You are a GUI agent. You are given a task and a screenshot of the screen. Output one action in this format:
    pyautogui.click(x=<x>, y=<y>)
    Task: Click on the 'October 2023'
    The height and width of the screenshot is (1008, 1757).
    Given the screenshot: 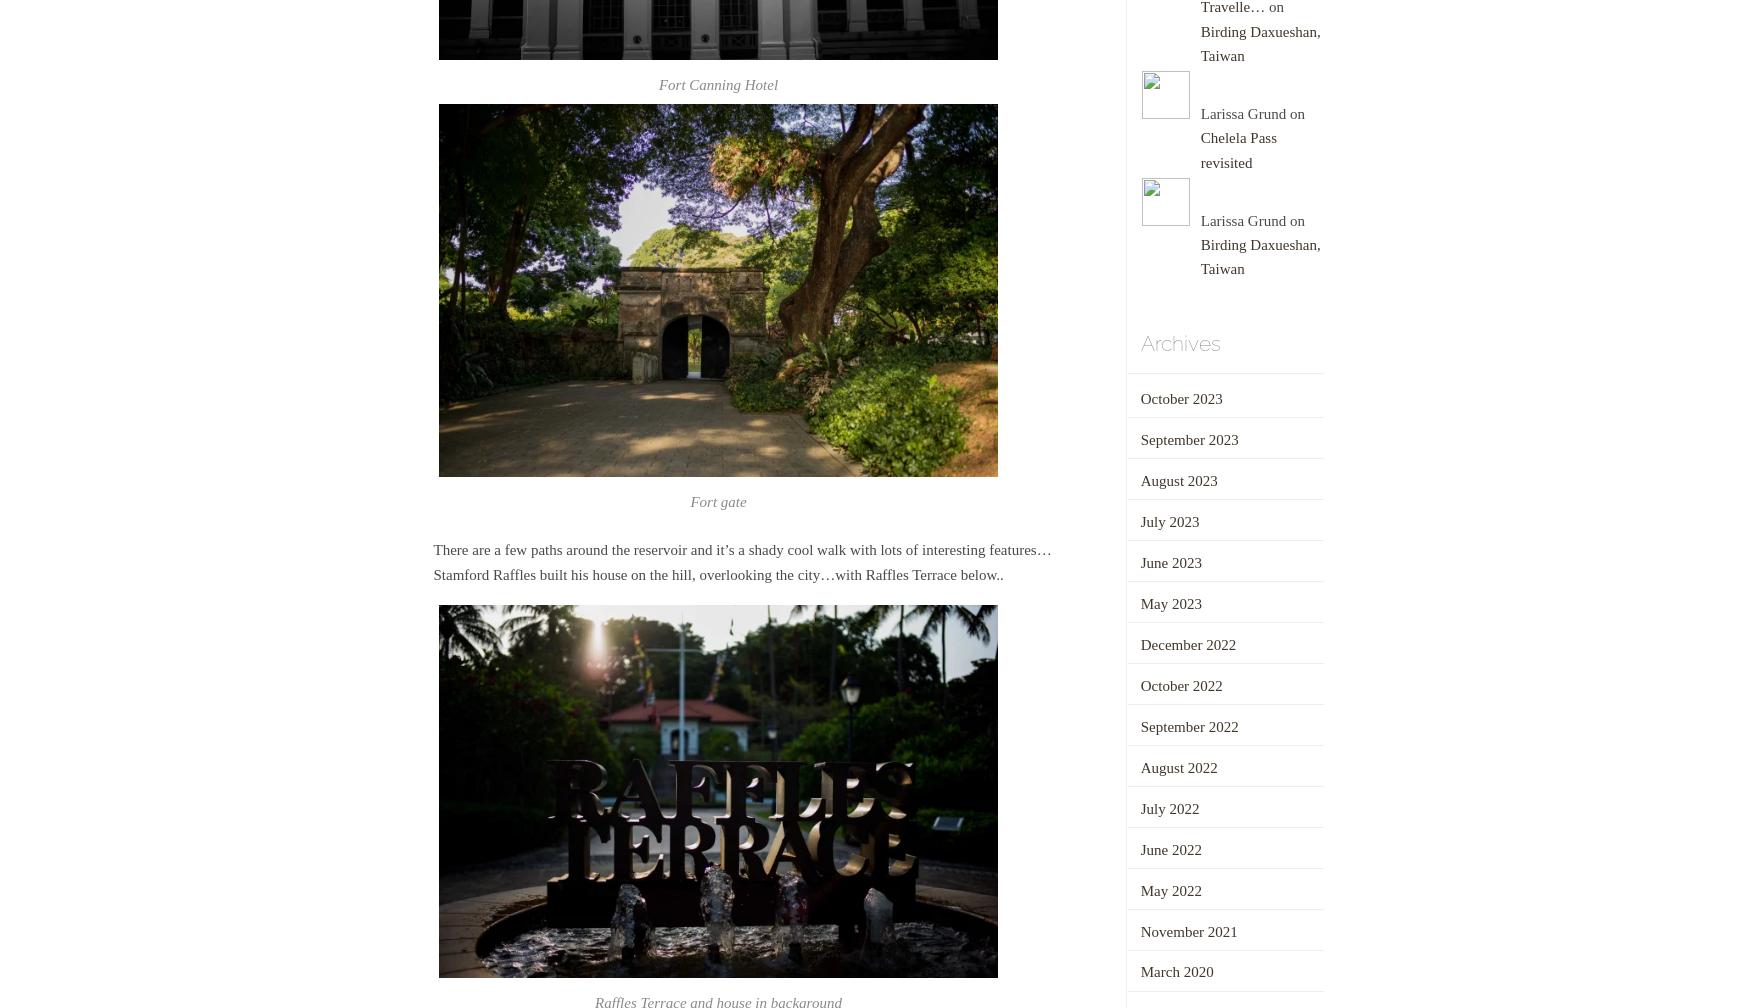 What is the action you would take?
    pyautogui.click(x=1138, y=397)
    